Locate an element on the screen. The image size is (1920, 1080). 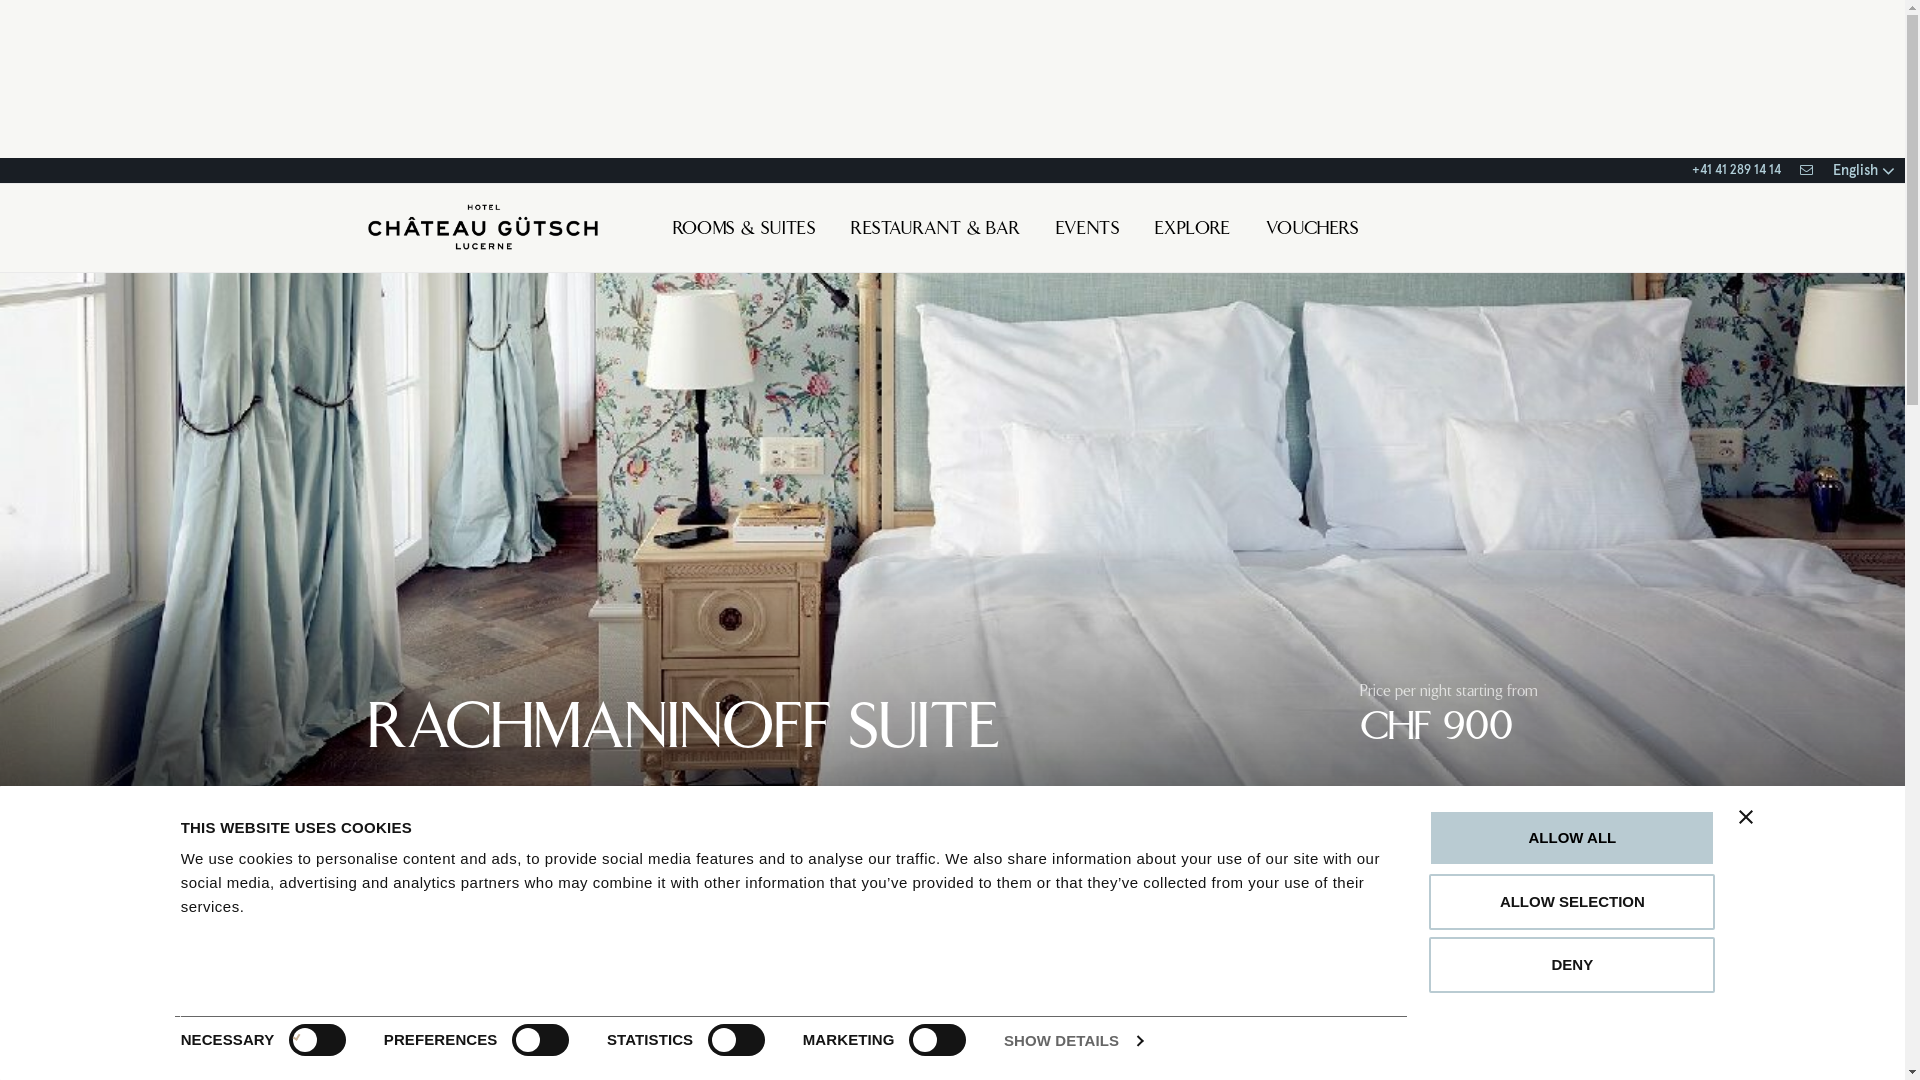
'SHOW DETAILS' is located at coordinates (1072, 1040).